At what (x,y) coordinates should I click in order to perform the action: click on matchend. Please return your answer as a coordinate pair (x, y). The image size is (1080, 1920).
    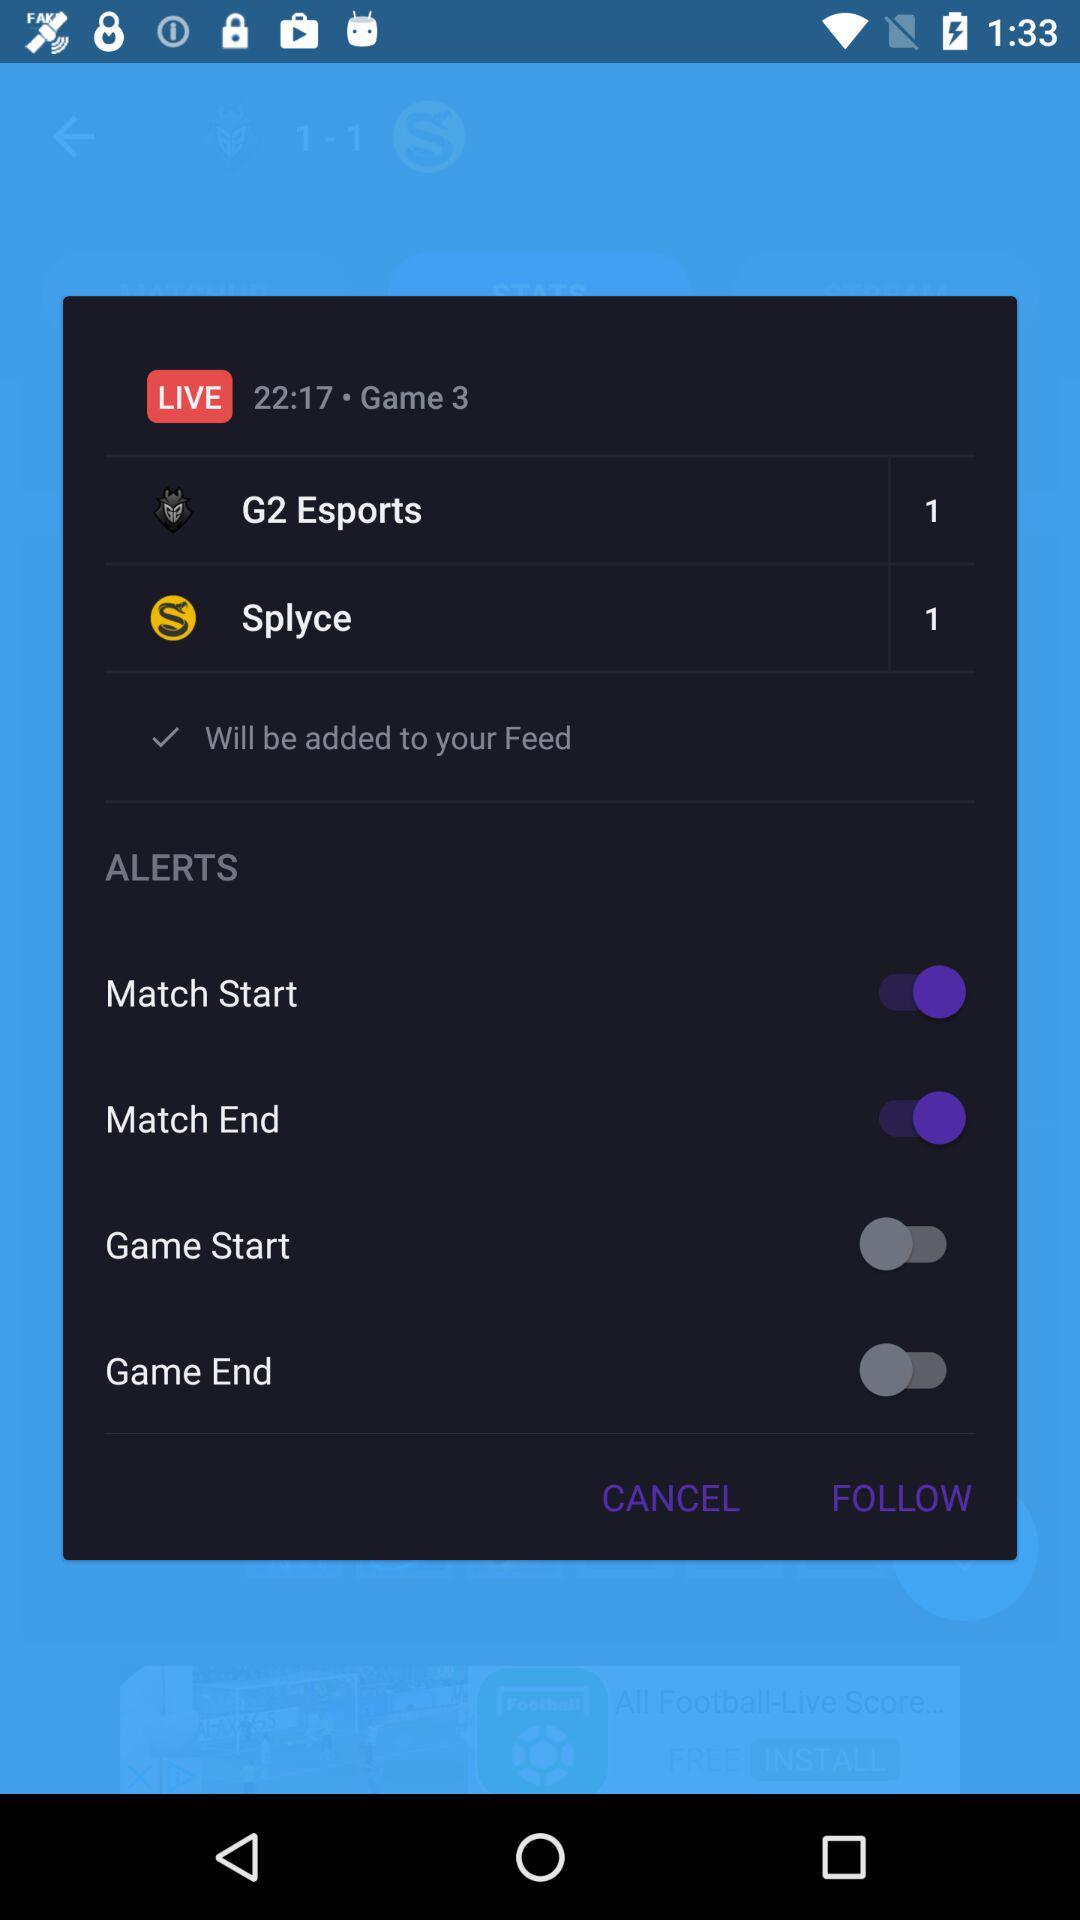
    Looking at the image, I should click on (912, 1116).